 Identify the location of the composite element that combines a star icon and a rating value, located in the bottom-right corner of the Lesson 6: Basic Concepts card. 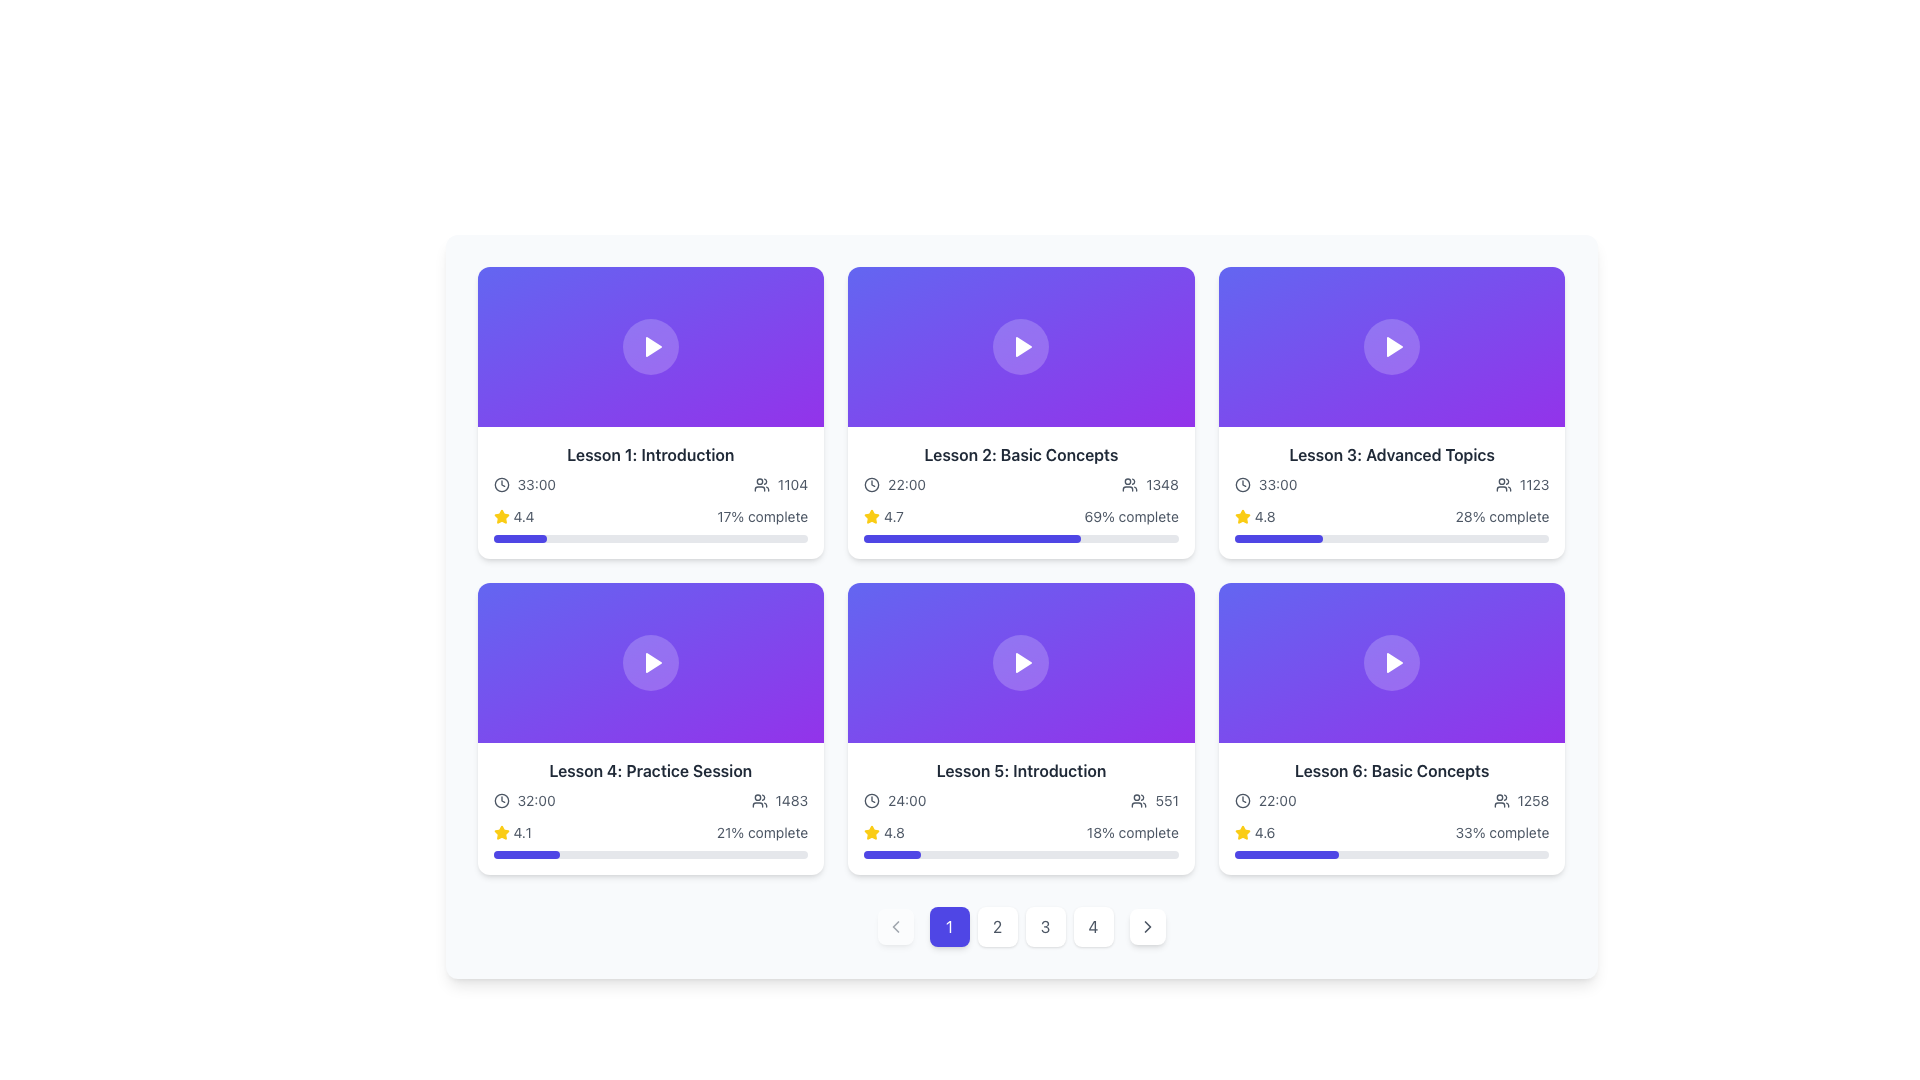
(1254, 833).